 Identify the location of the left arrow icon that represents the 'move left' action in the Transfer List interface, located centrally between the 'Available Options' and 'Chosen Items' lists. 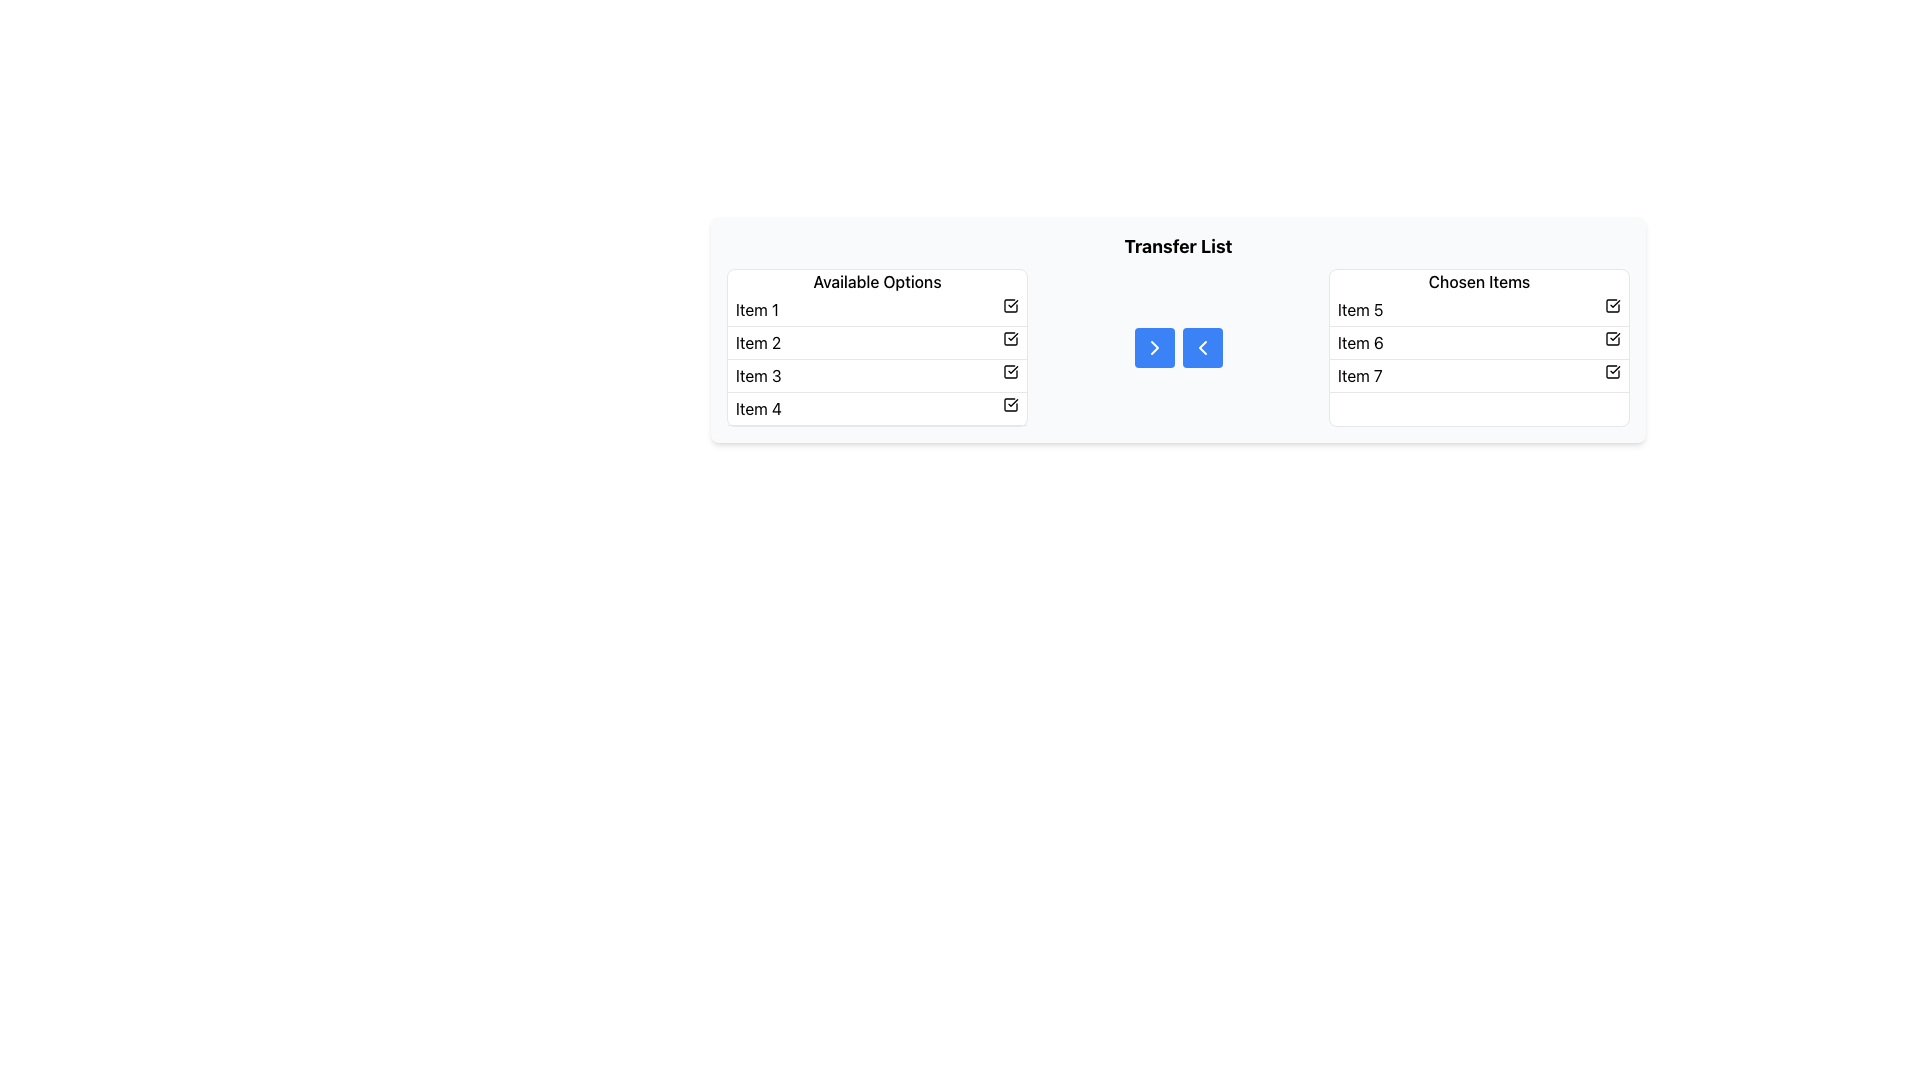
(1201, 346).